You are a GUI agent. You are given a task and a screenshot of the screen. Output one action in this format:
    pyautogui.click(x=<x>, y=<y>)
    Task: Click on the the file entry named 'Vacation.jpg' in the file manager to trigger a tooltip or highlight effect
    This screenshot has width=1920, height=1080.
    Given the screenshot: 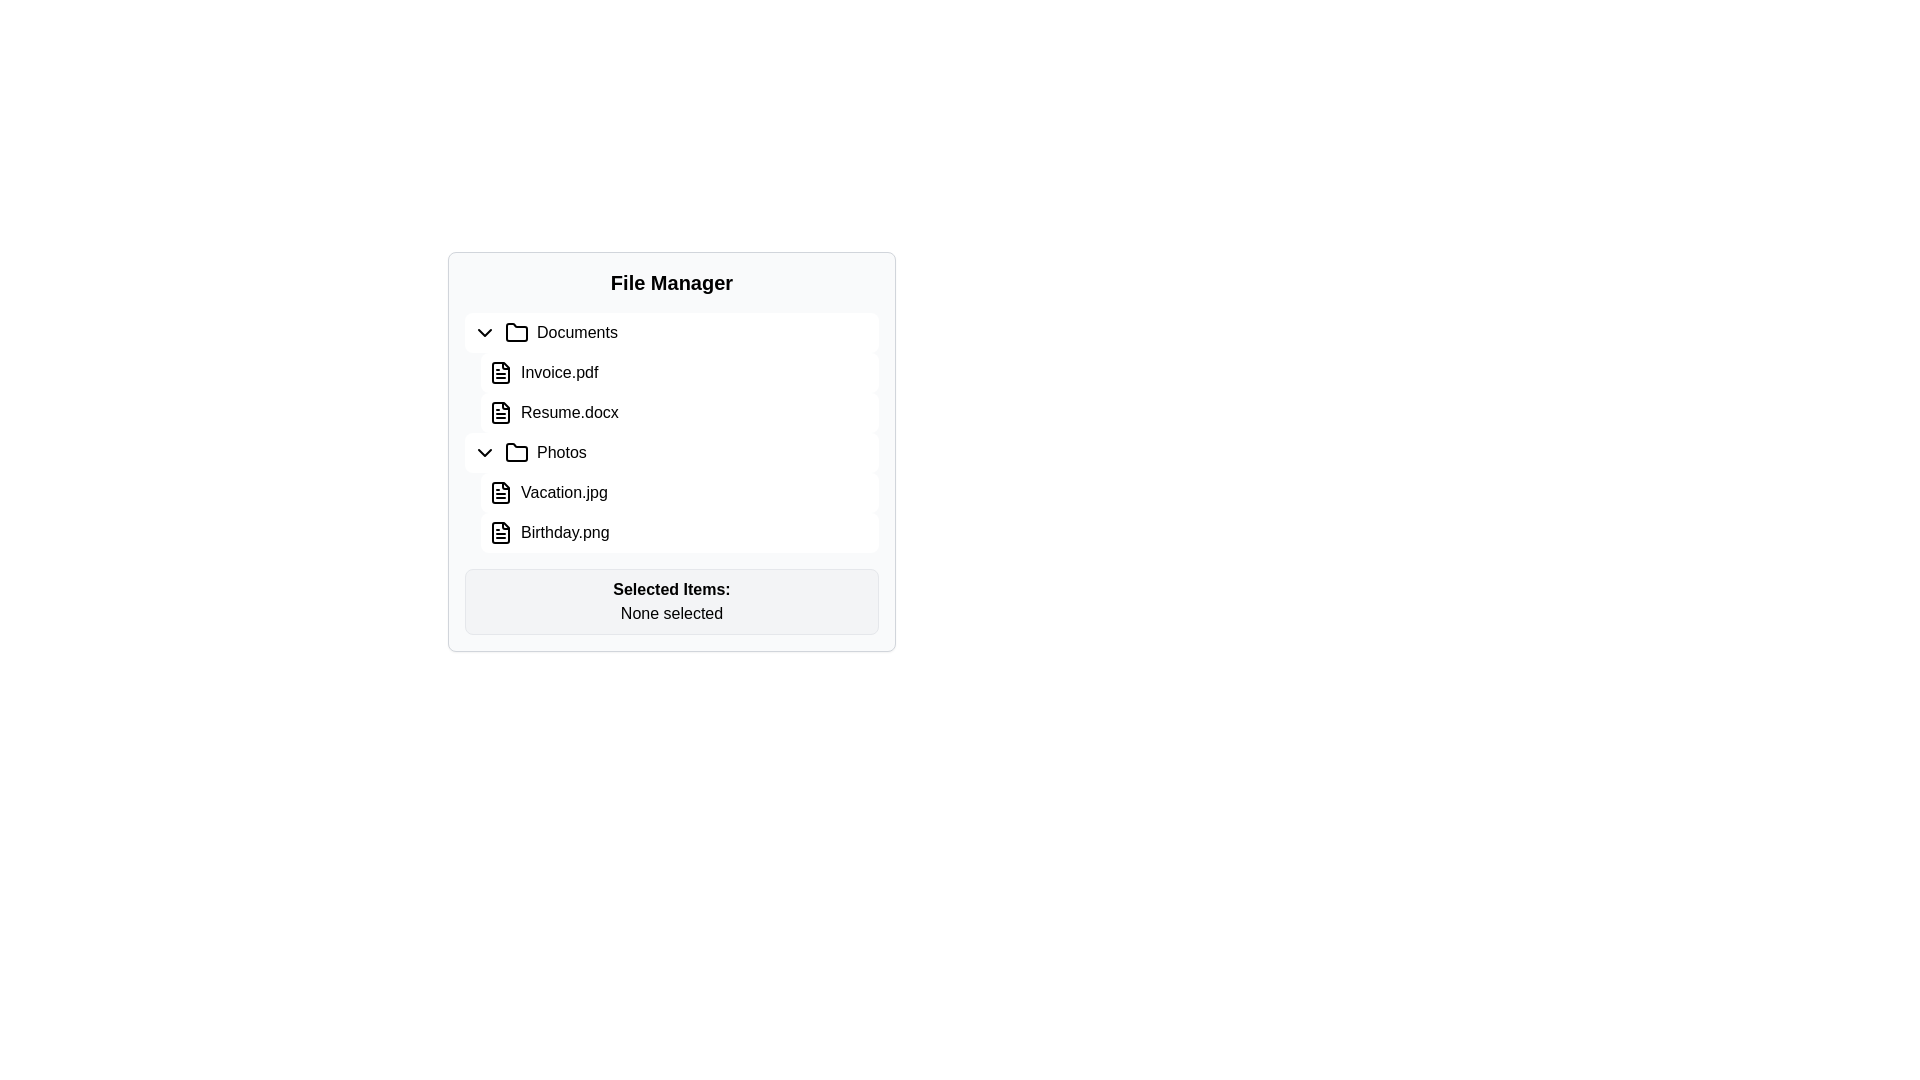 What is the action you would take?
    pyautogui.click(x=672, y=493)
    